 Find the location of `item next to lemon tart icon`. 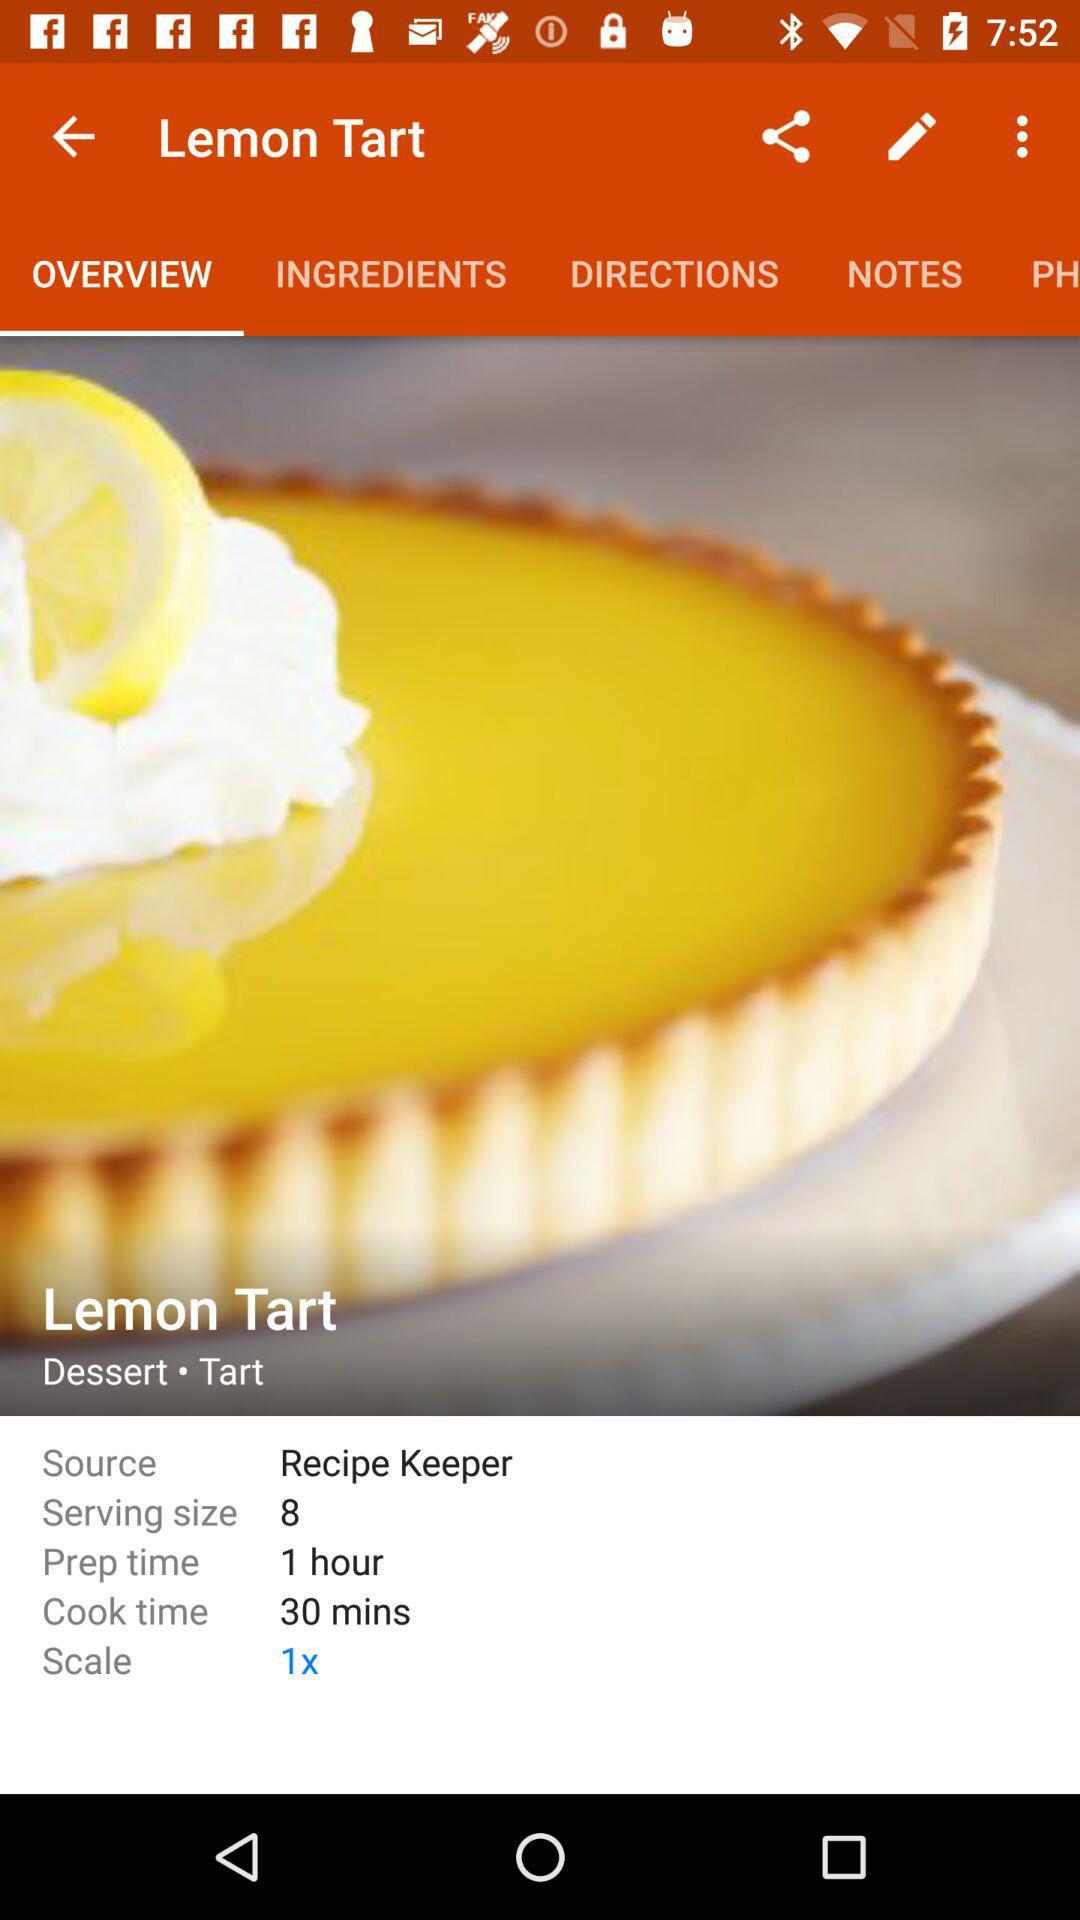

item next to lemon tart icon is located at coordinates (72, 135).